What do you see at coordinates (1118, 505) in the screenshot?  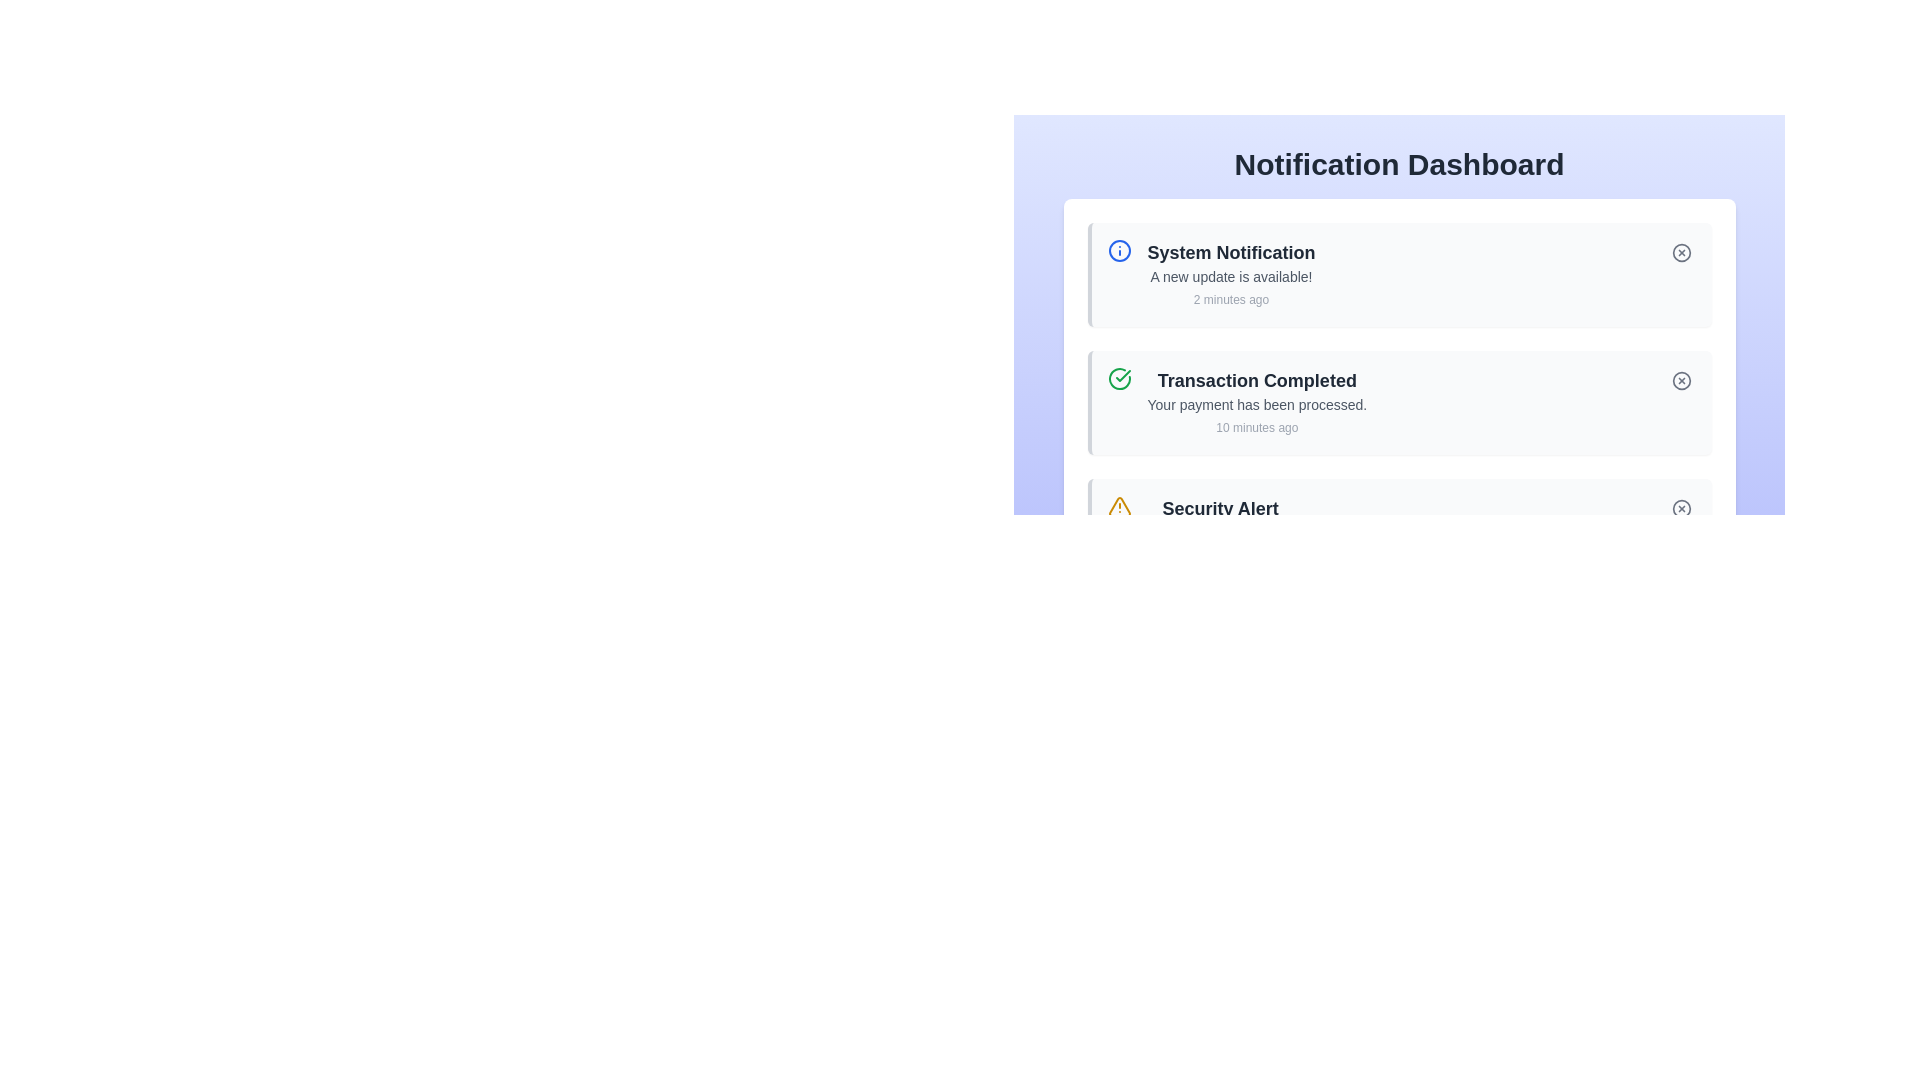 I see `the triangular warning icon with a bold yellow outline that represents the 'Security Alert' notification` at bounding box center [1118, 505].